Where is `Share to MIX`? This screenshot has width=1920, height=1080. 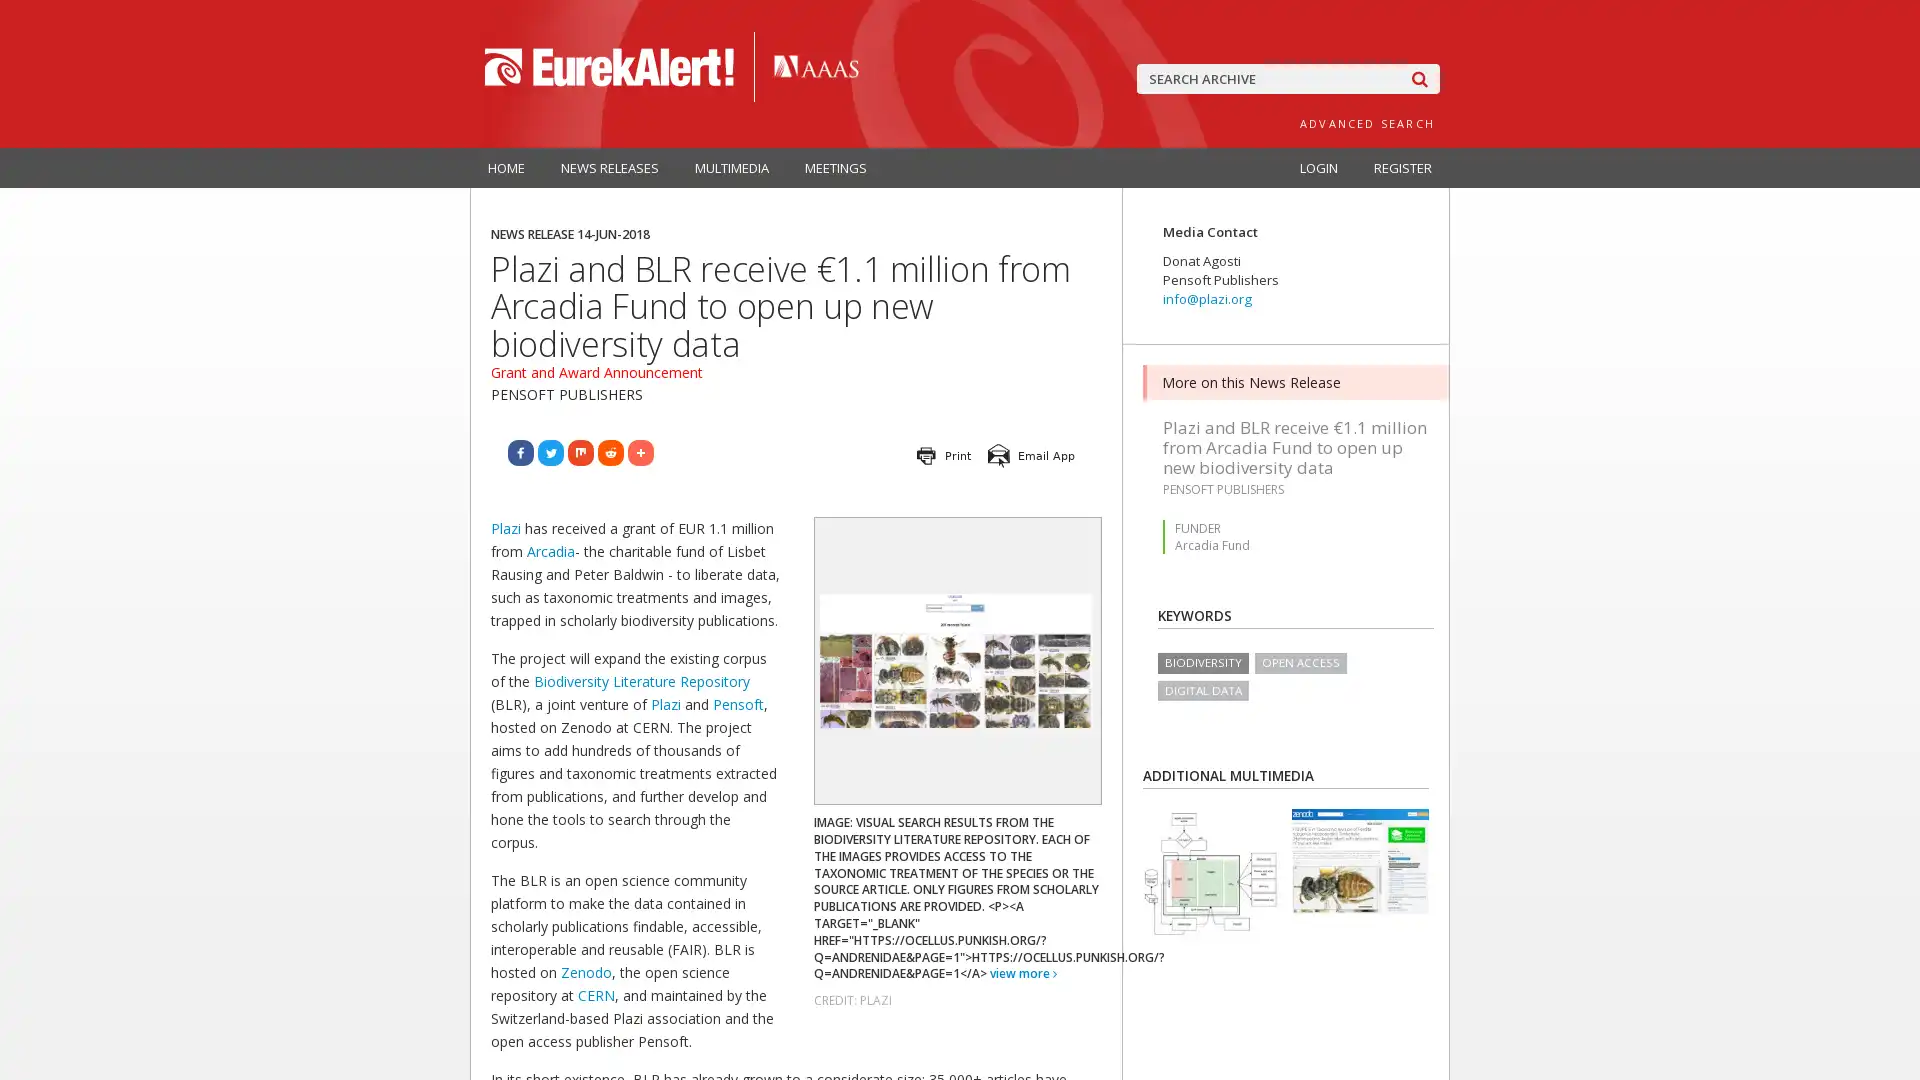 Share to MIX is located at coordinates (579, 452).